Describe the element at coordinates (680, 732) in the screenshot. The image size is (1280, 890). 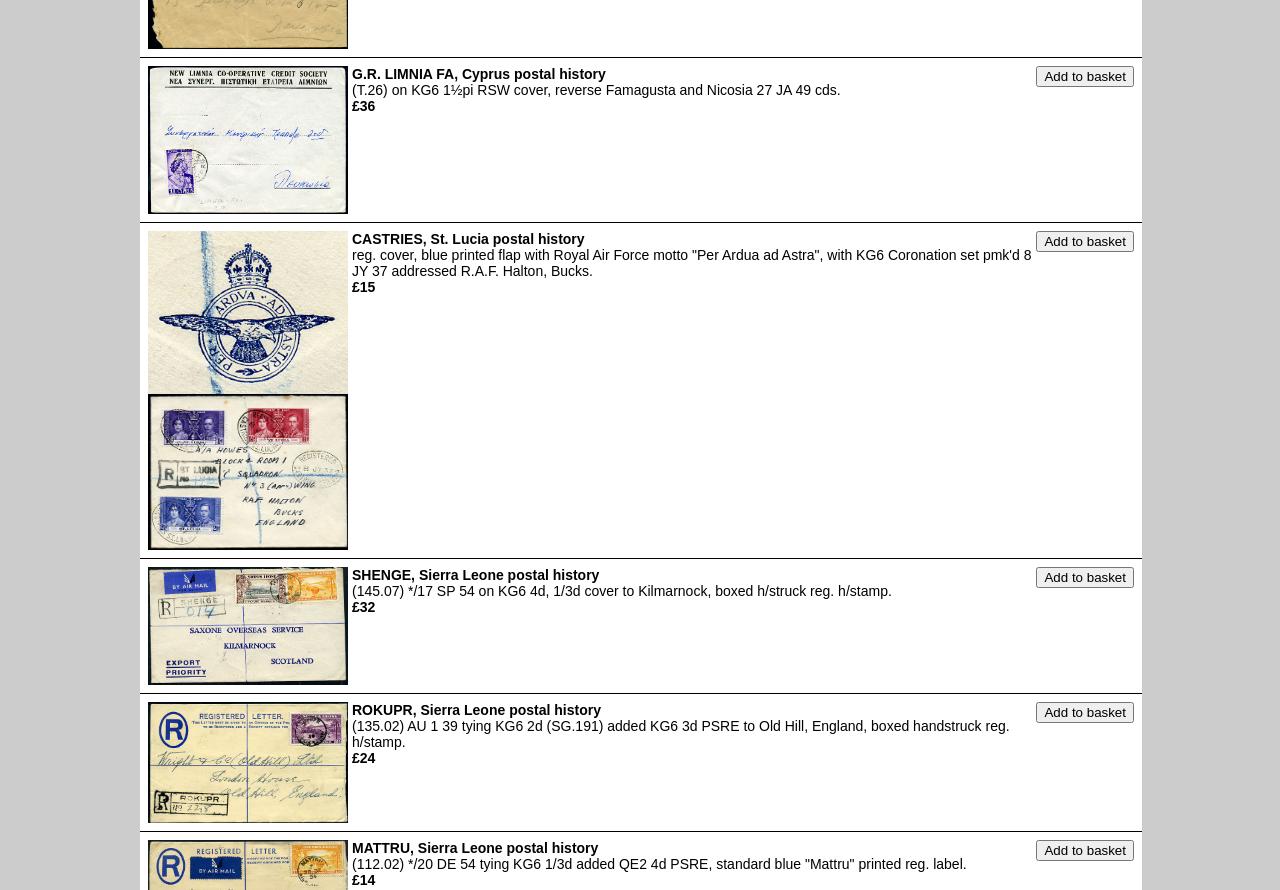
I see `'(135.02) AU 1 39 tying KG6 2d (SG.191) added KG6 3d PSRE to Old Hill, England, boxed handstruck reg. h/stamp.'` at that location.